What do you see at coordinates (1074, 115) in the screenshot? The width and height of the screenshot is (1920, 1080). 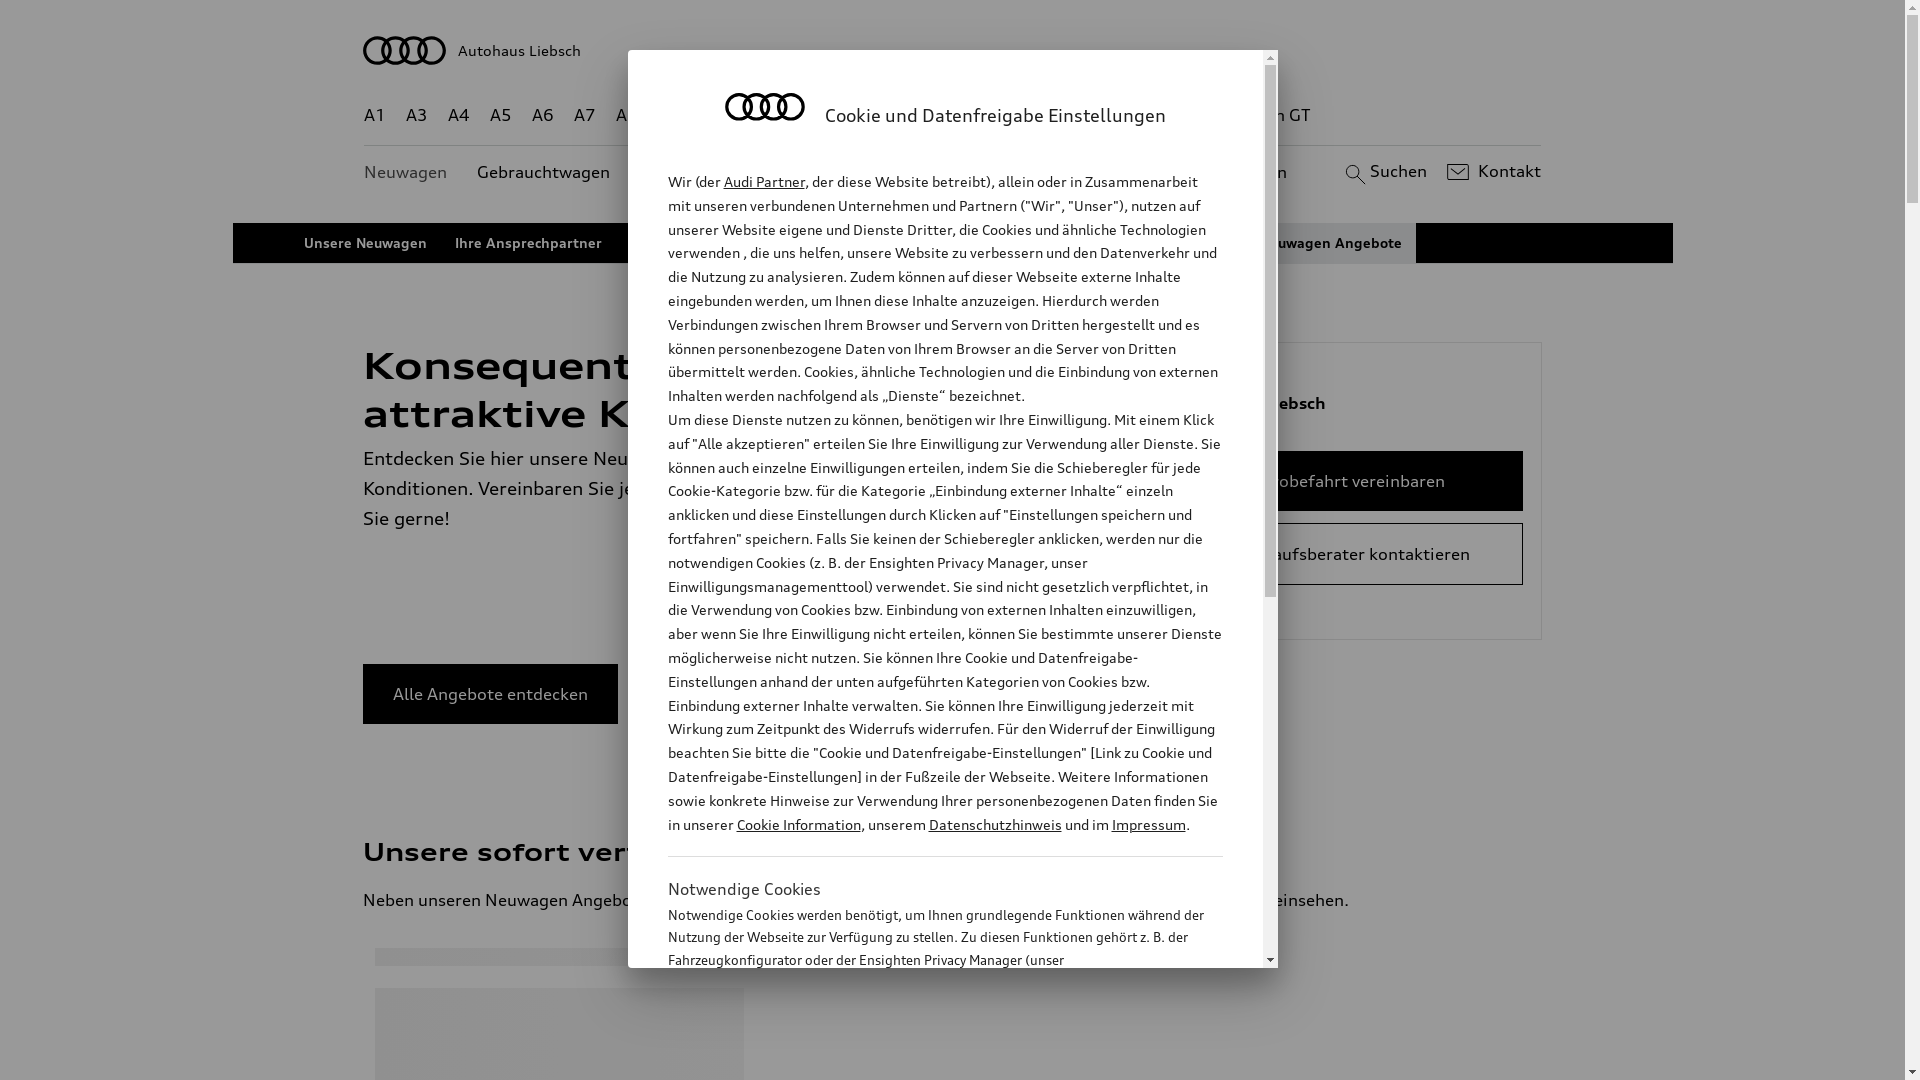 I see `'TT'` at bounding box center [1074, 115].